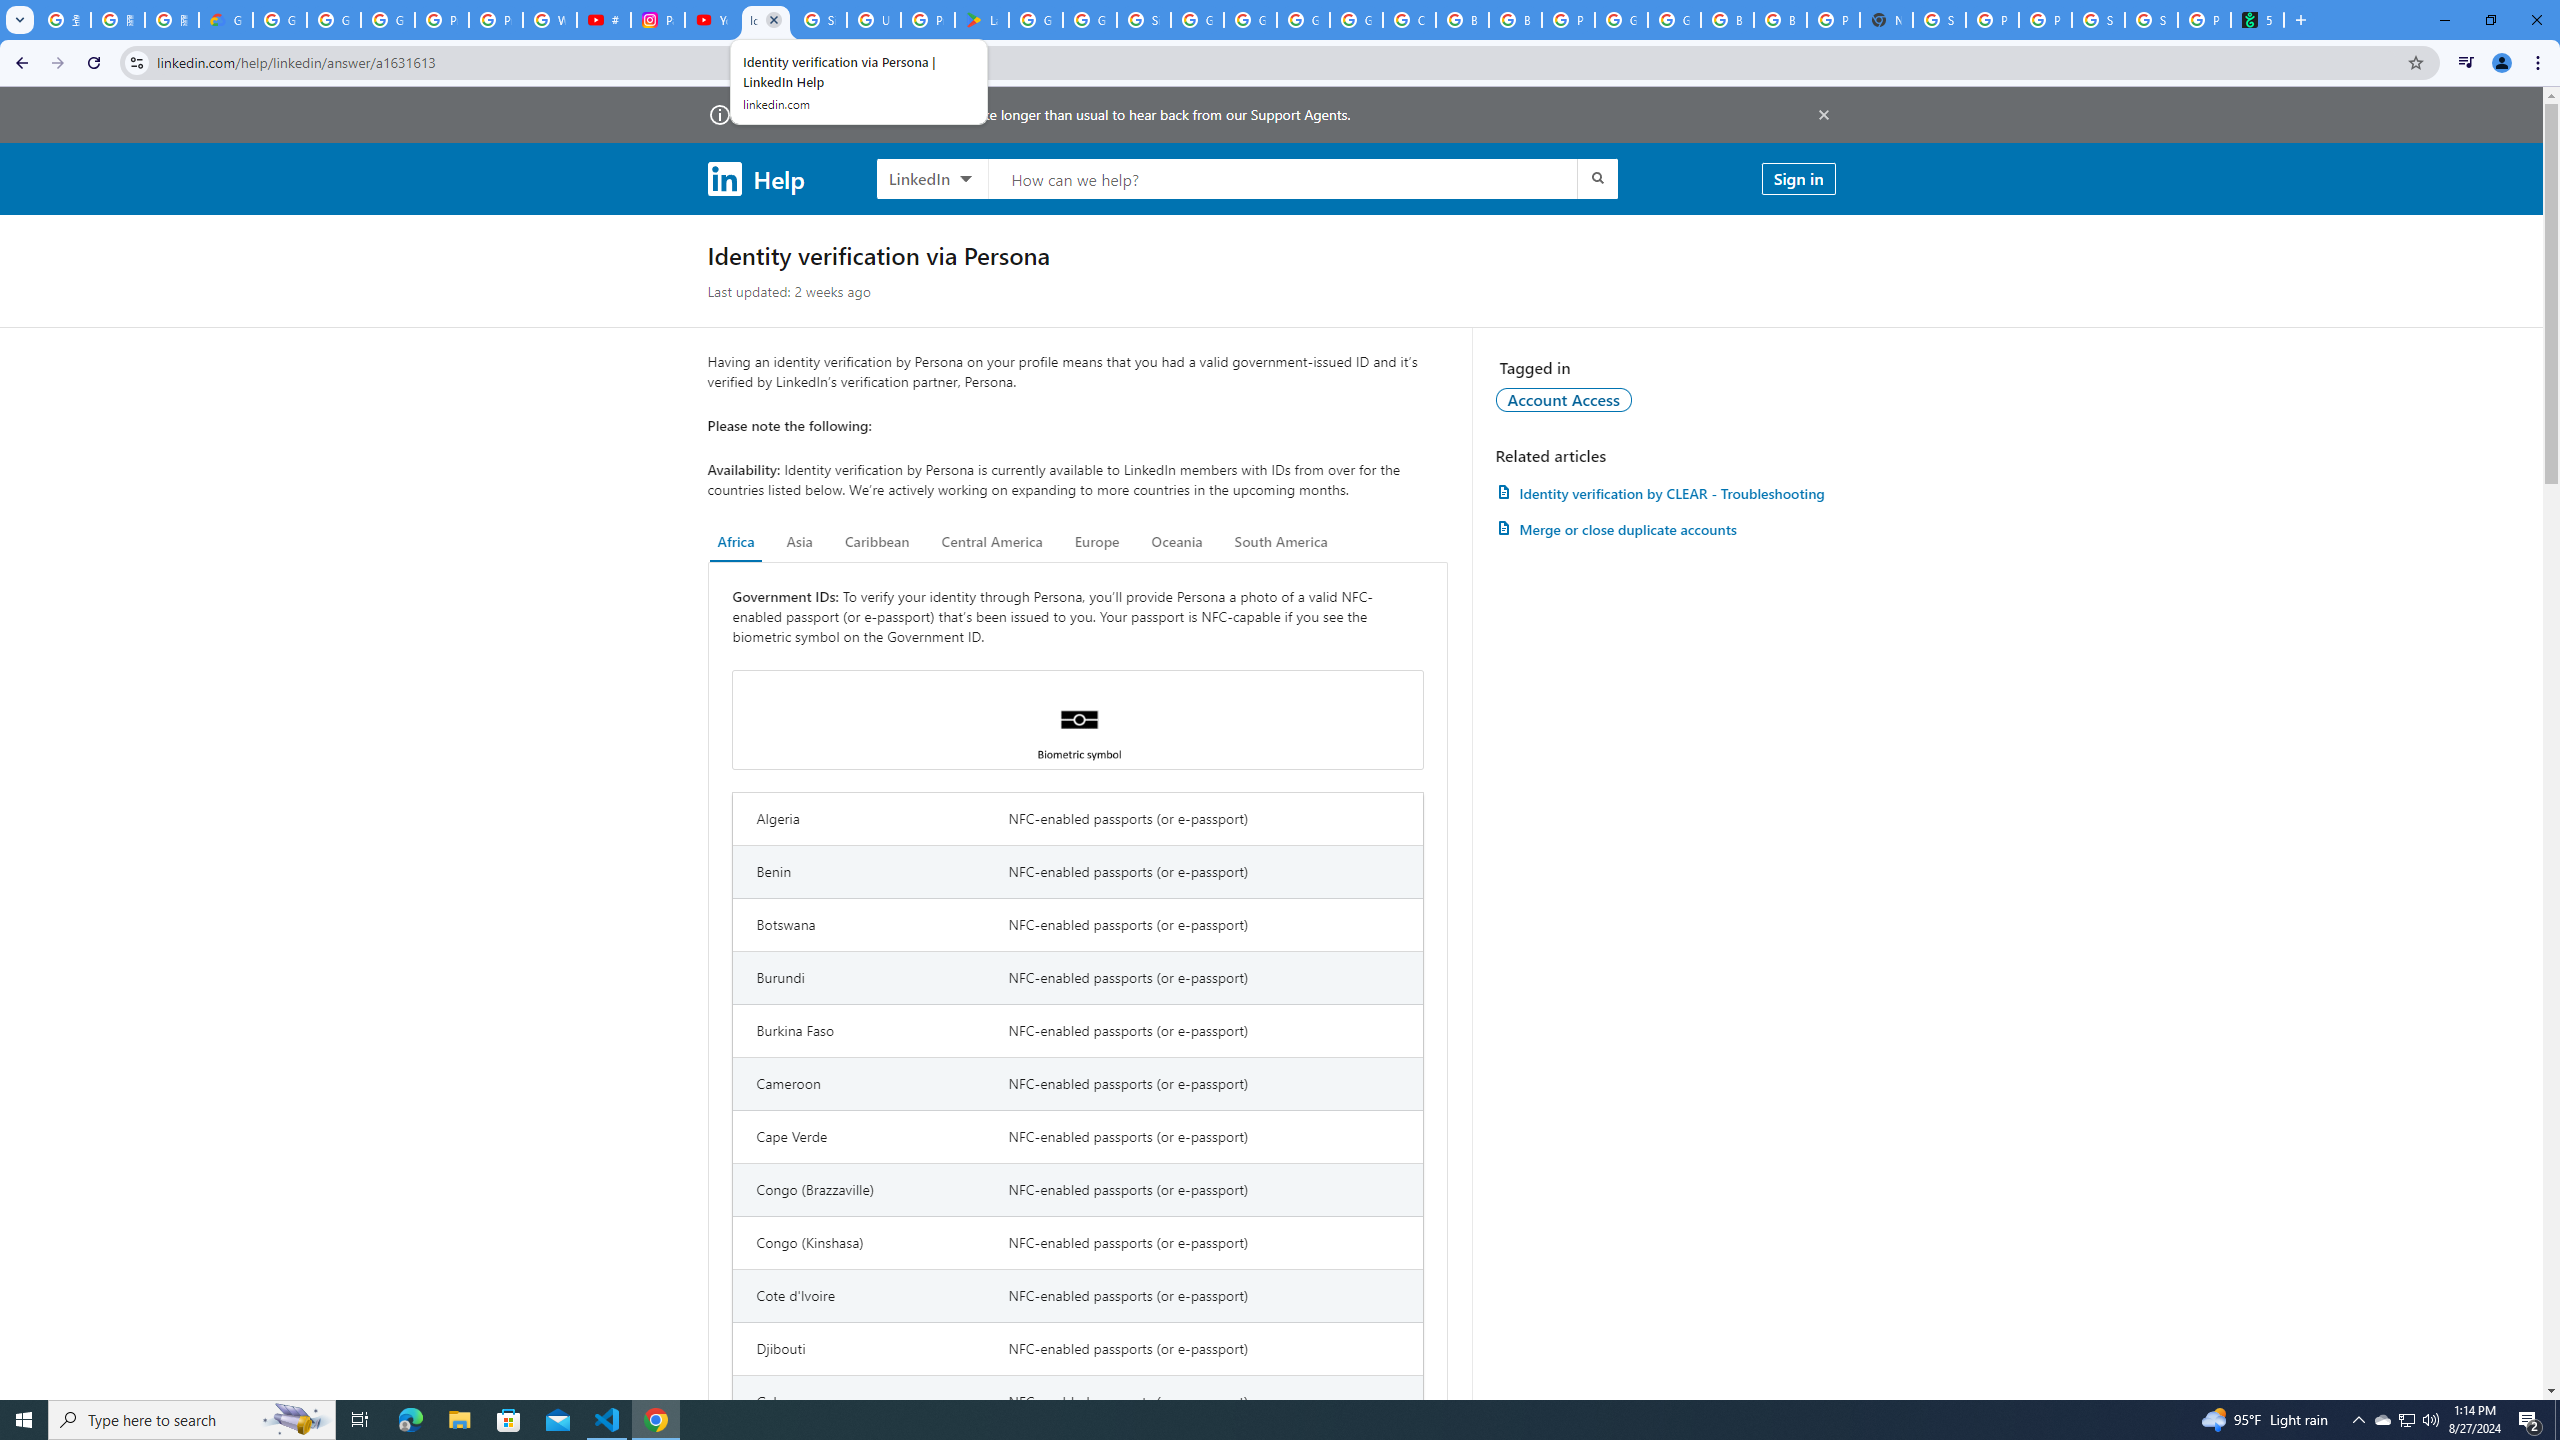  I want to click on 'Identity verification by CLEAR - Troubleshooting', so click(1664, 493).